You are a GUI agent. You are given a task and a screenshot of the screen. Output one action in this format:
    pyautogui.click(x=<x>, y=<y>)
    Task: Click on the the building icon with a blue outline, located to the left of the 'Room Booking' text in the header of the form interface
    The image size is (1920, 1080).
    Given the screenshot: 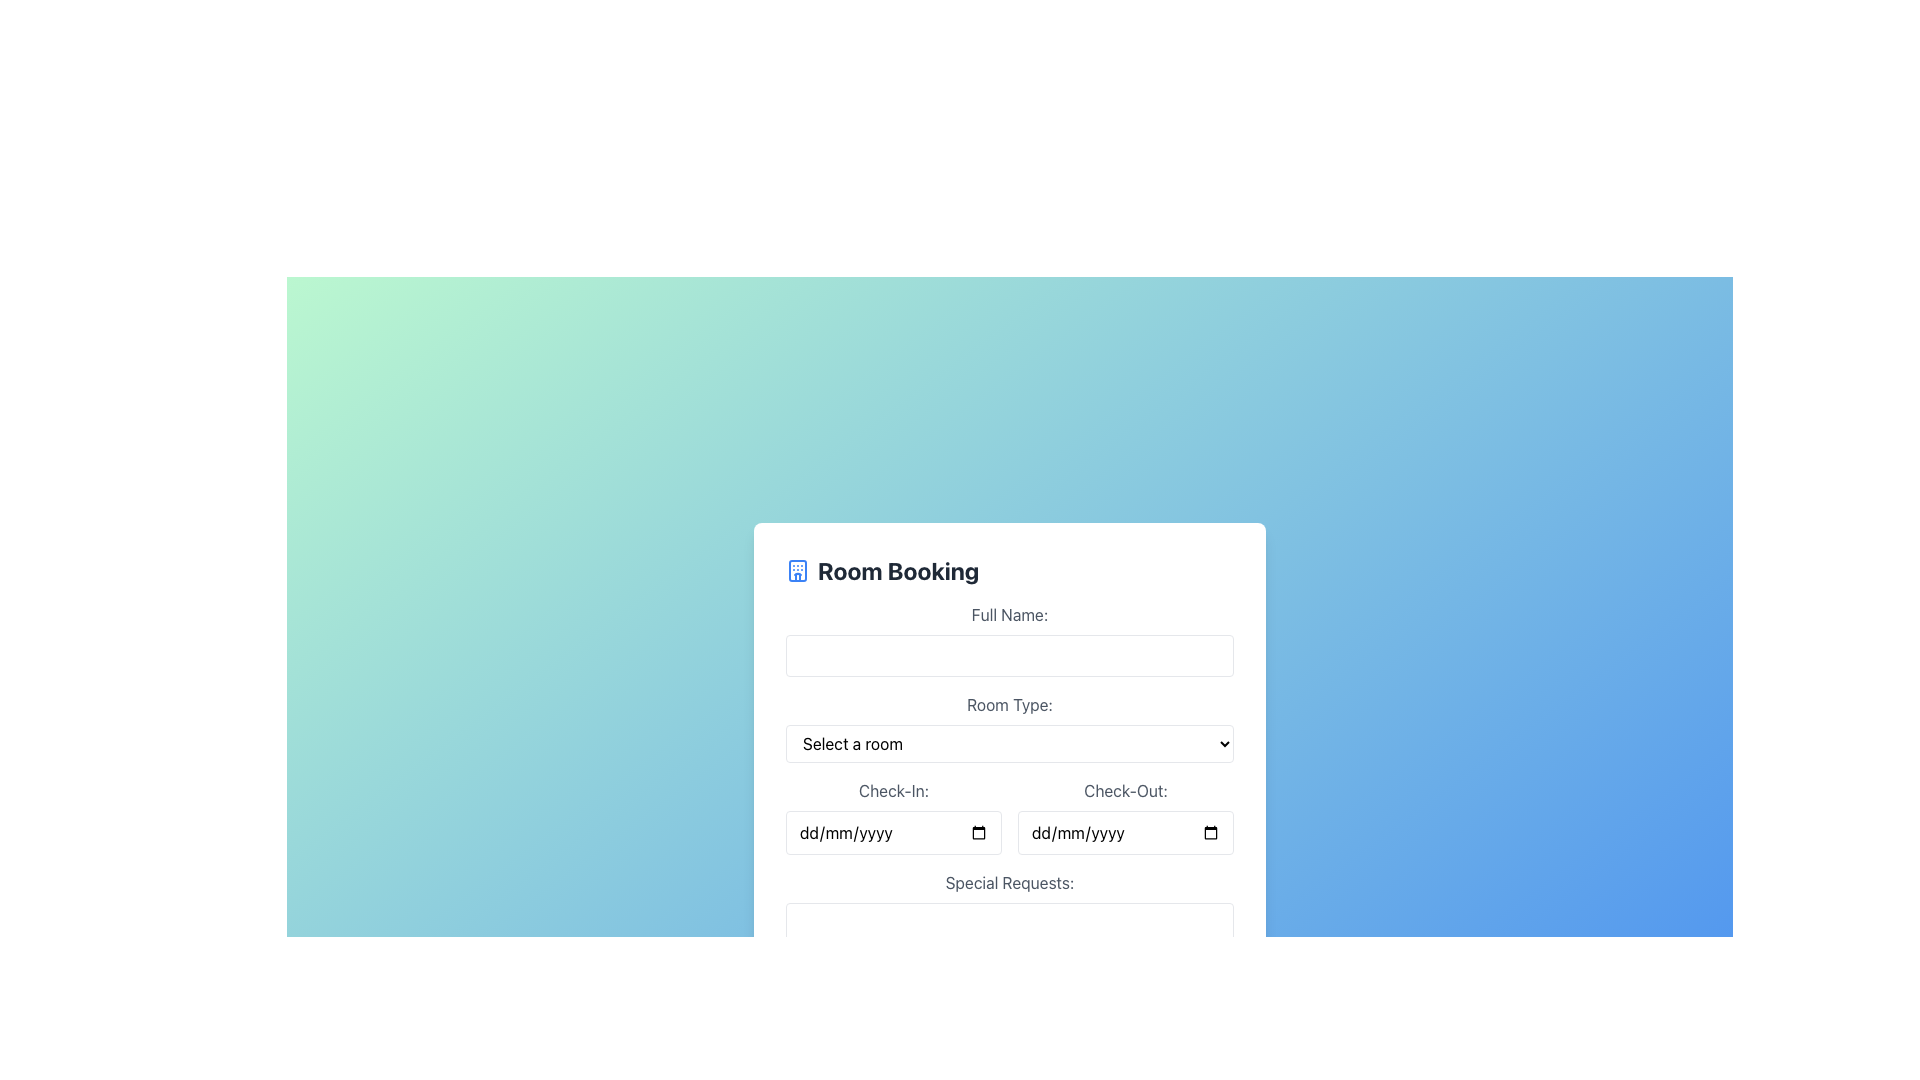 What is the action you would take?
    pyautogui.click(x=796, y=570)
    